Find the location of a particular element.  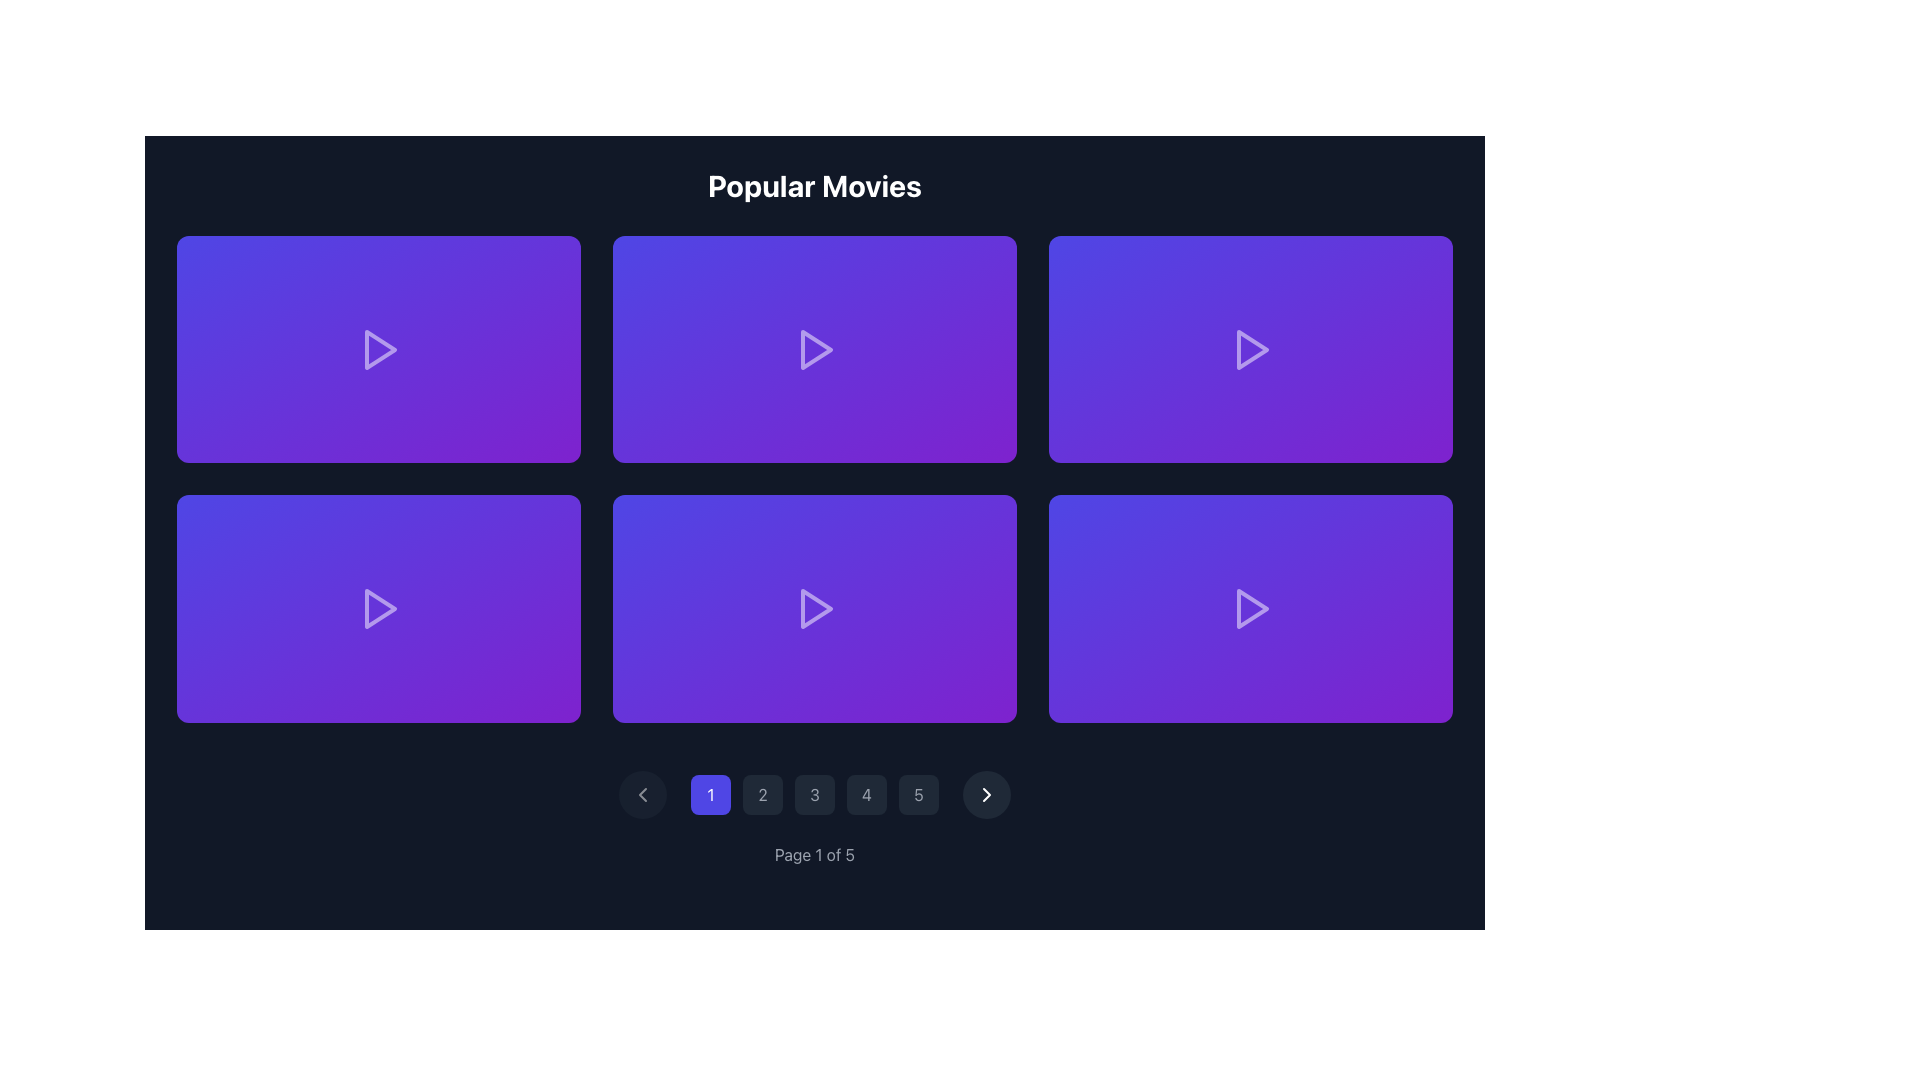

the left-arrow icon button located in the pagination control area is located at coordinates (643, 793).